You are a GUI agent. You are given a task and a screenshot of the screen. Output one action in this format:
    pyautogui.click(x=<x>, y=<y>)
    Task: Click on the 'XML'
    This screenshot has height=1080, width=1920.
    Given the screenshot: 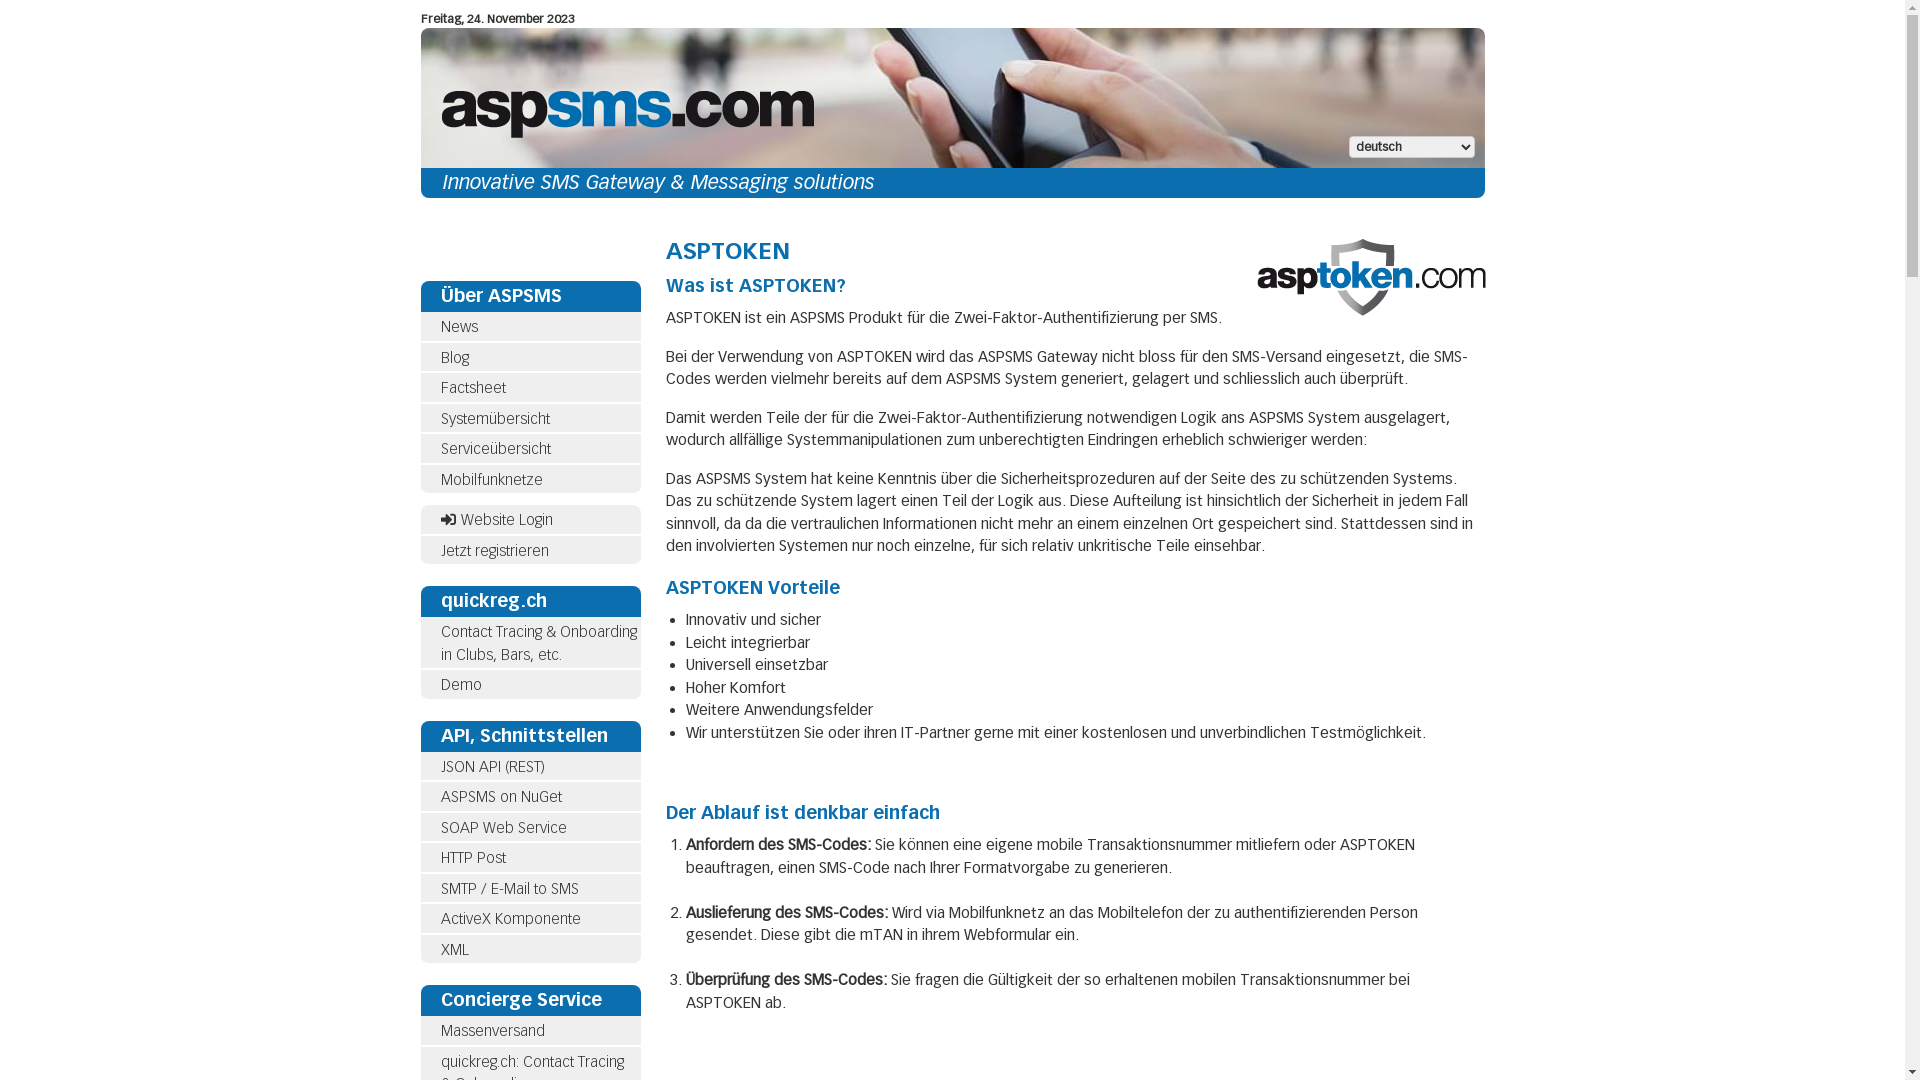 What is the action you would take?
    pyautogui.click(x=419, y=948)
    